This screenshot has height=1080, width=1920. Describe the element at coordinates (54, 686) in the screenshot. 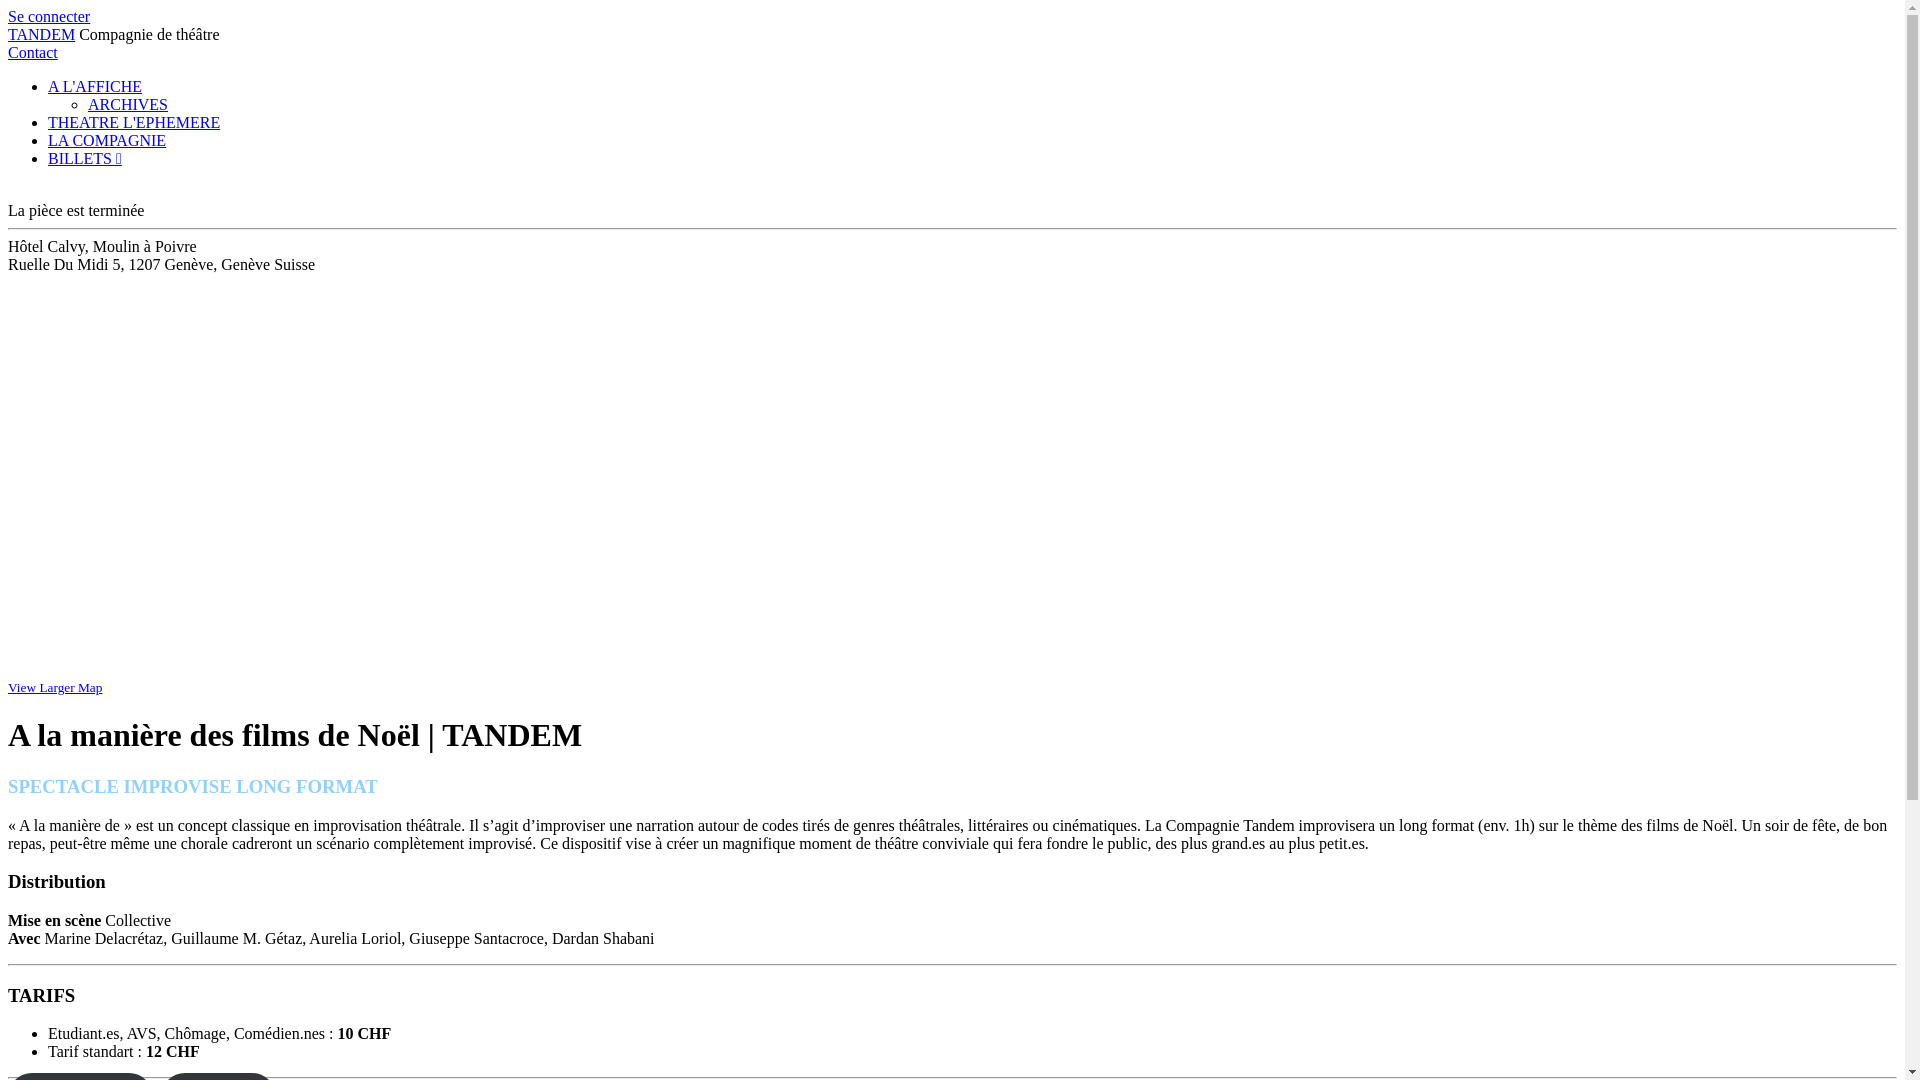

I see `'View Larger Map'` at that location.